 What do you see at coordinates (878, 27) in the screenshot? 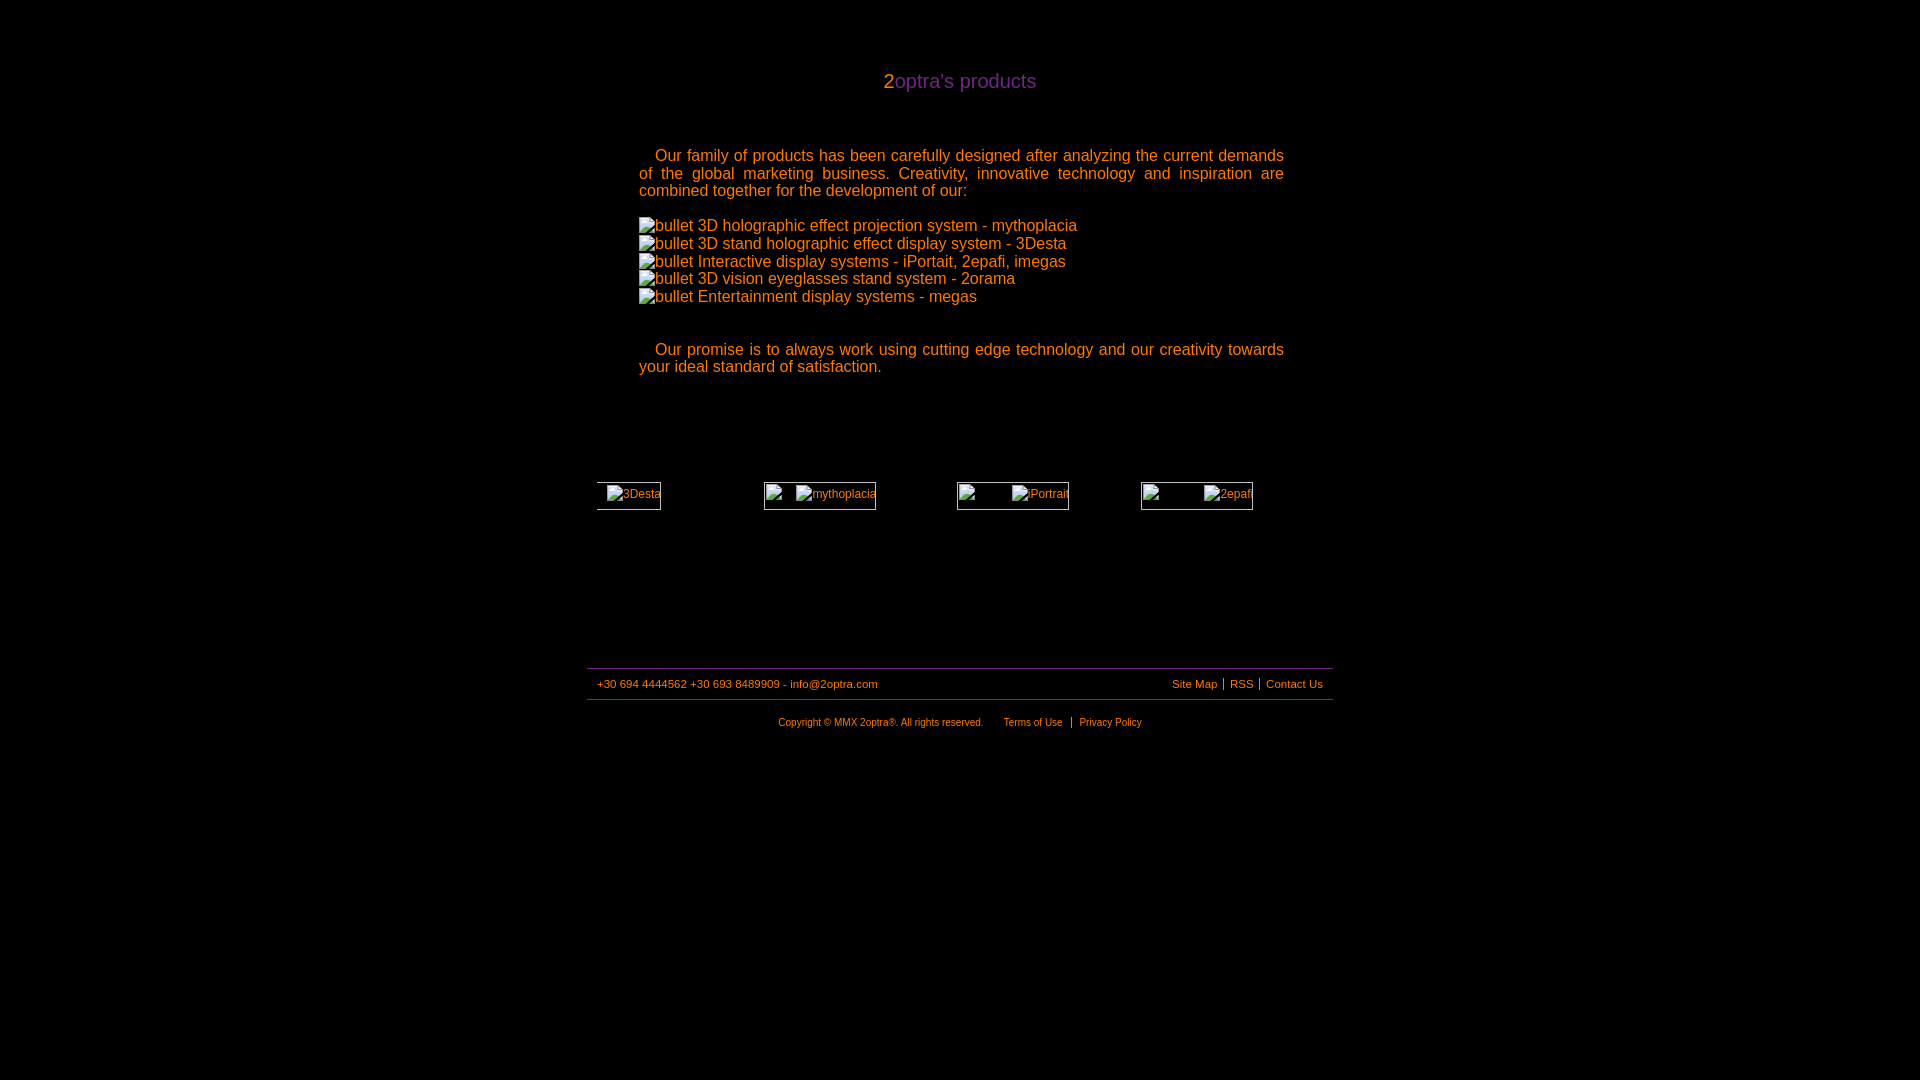
I see `'solutions'` at bounding box center [878, 27].